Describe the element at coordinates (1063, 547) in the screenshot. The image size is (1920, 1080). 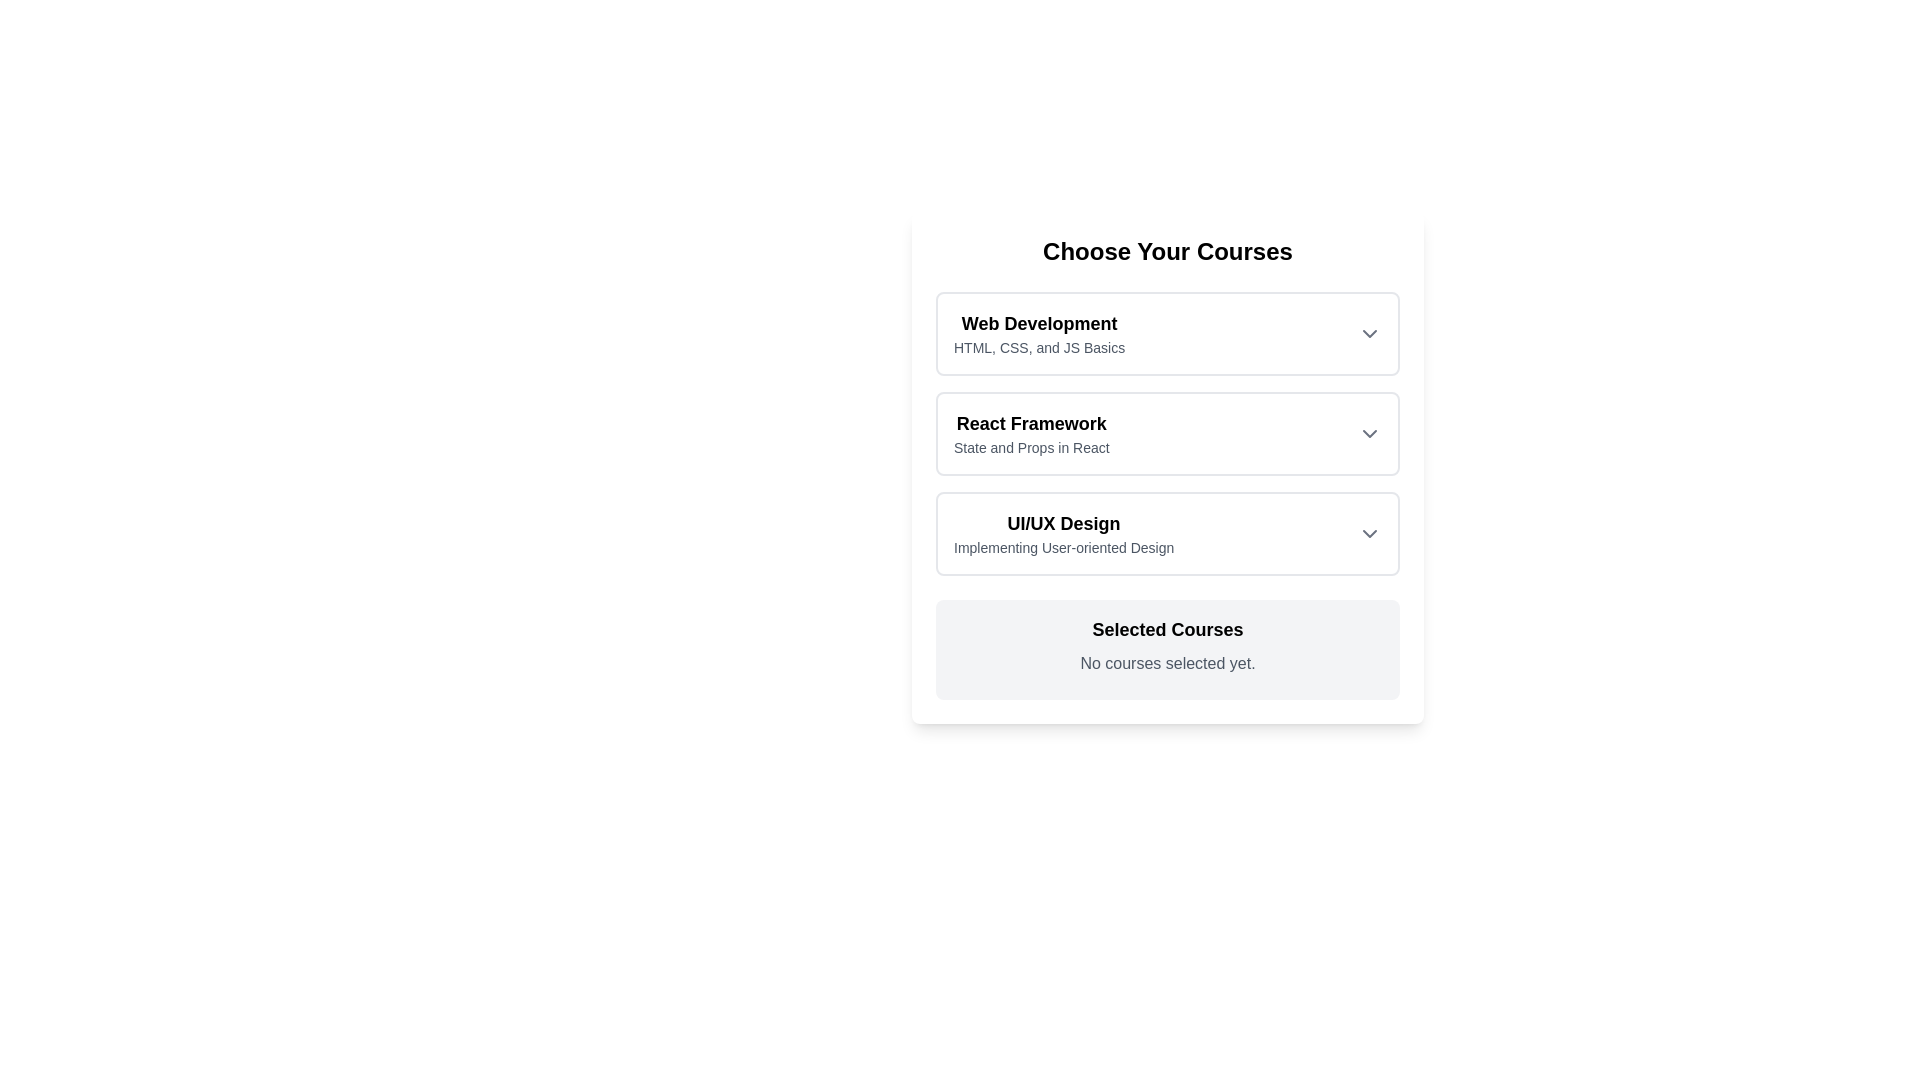
I see `the descriptive Text label related to the 'UI/UX Design' section` at that location.